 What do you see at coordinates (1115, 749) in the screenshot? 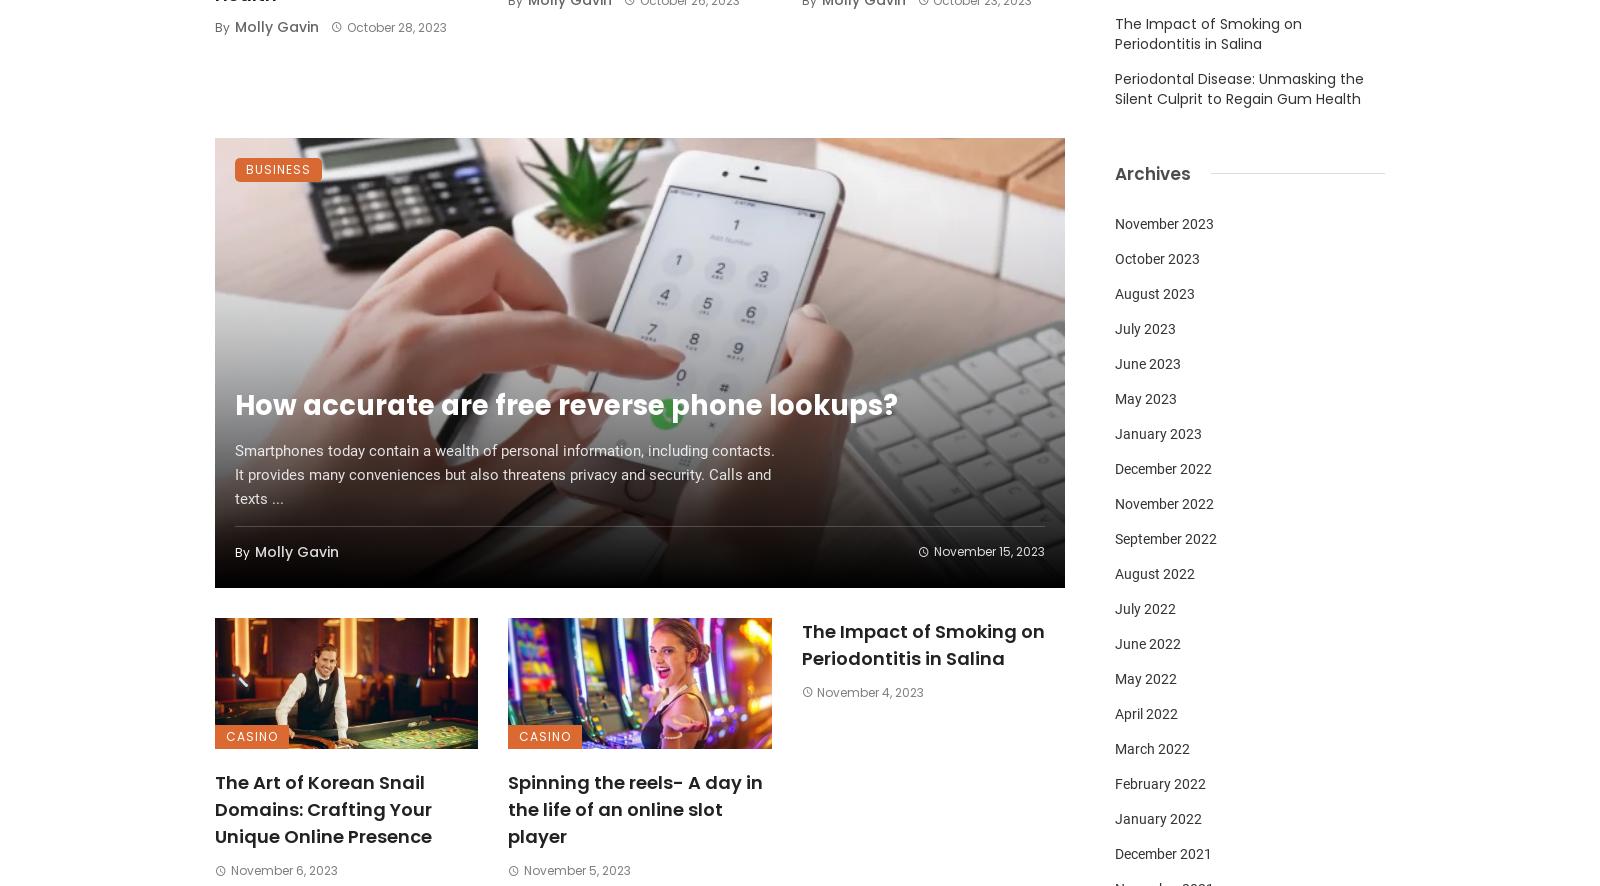
I see `'March 2022'` at bounding box center [1115, 749].